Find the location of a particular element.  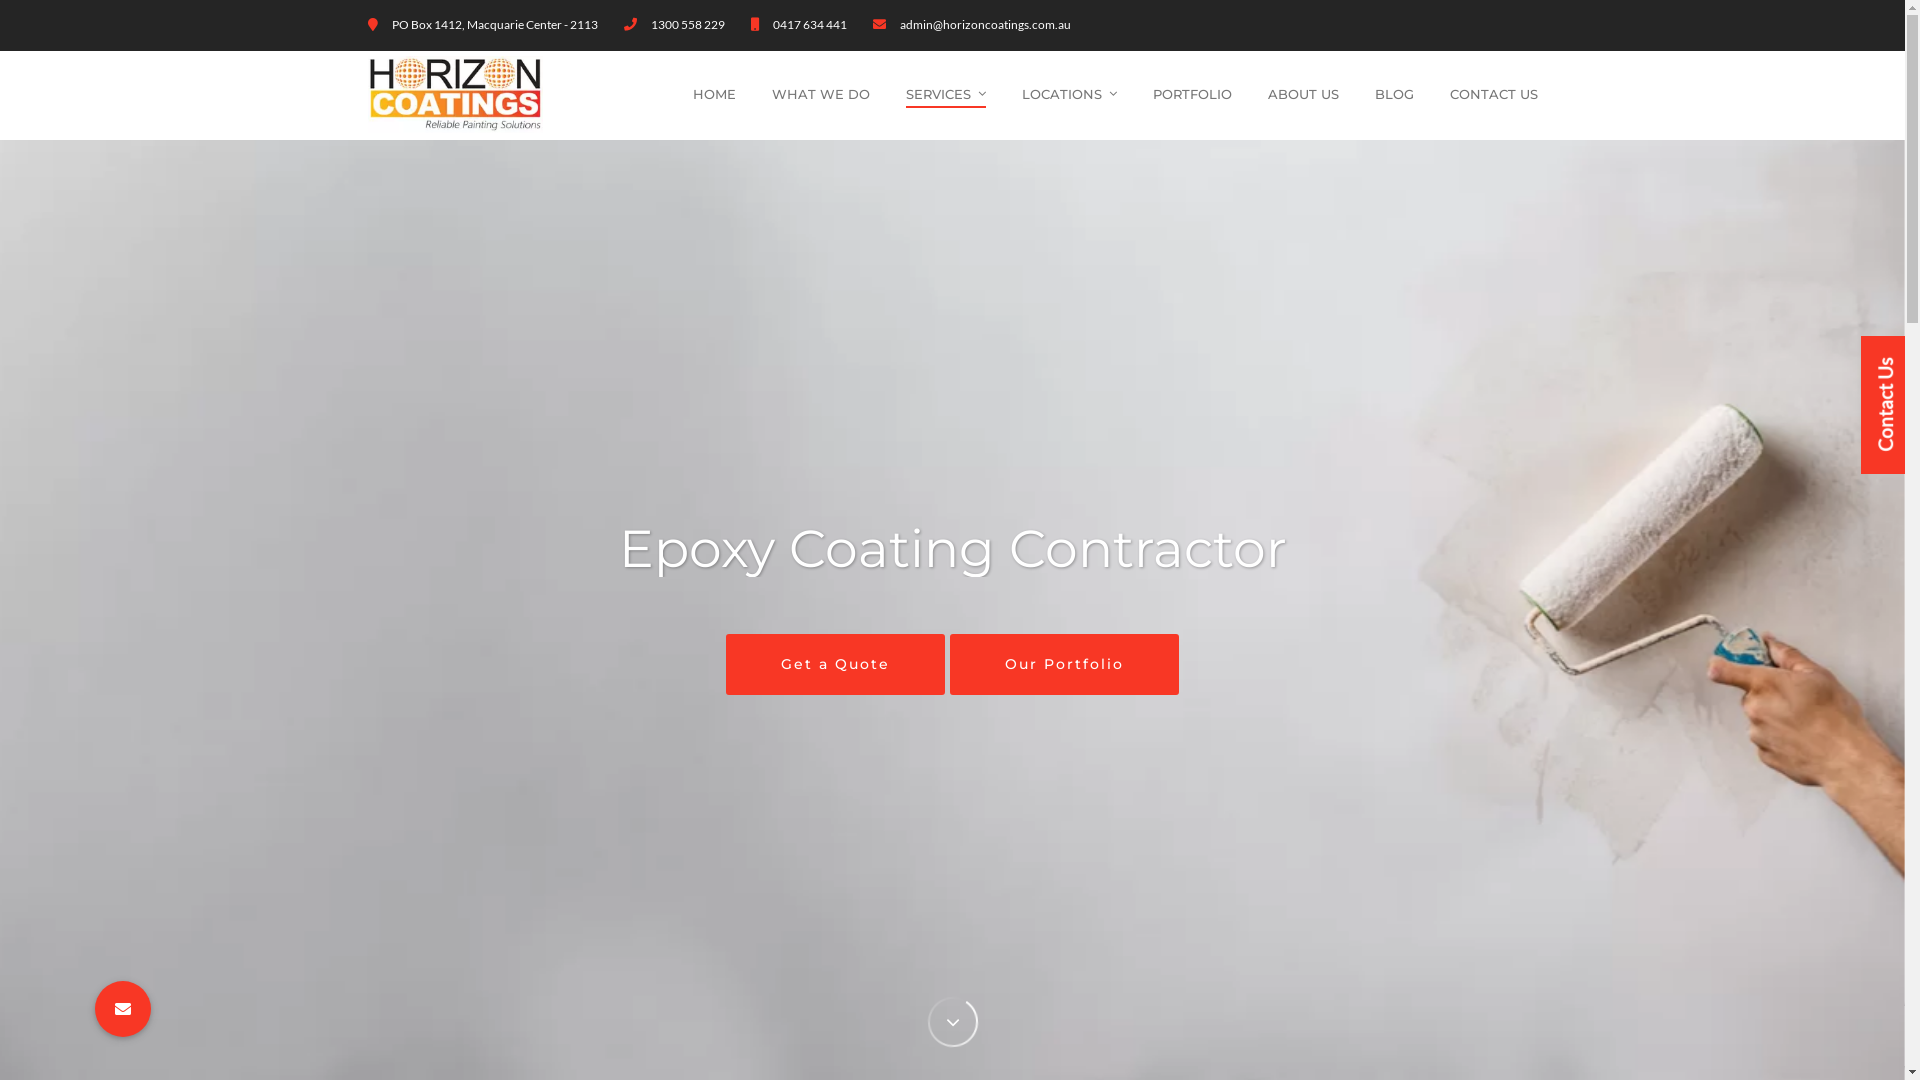

'PORTFOLIO' is located at coordinates (1191, 93).